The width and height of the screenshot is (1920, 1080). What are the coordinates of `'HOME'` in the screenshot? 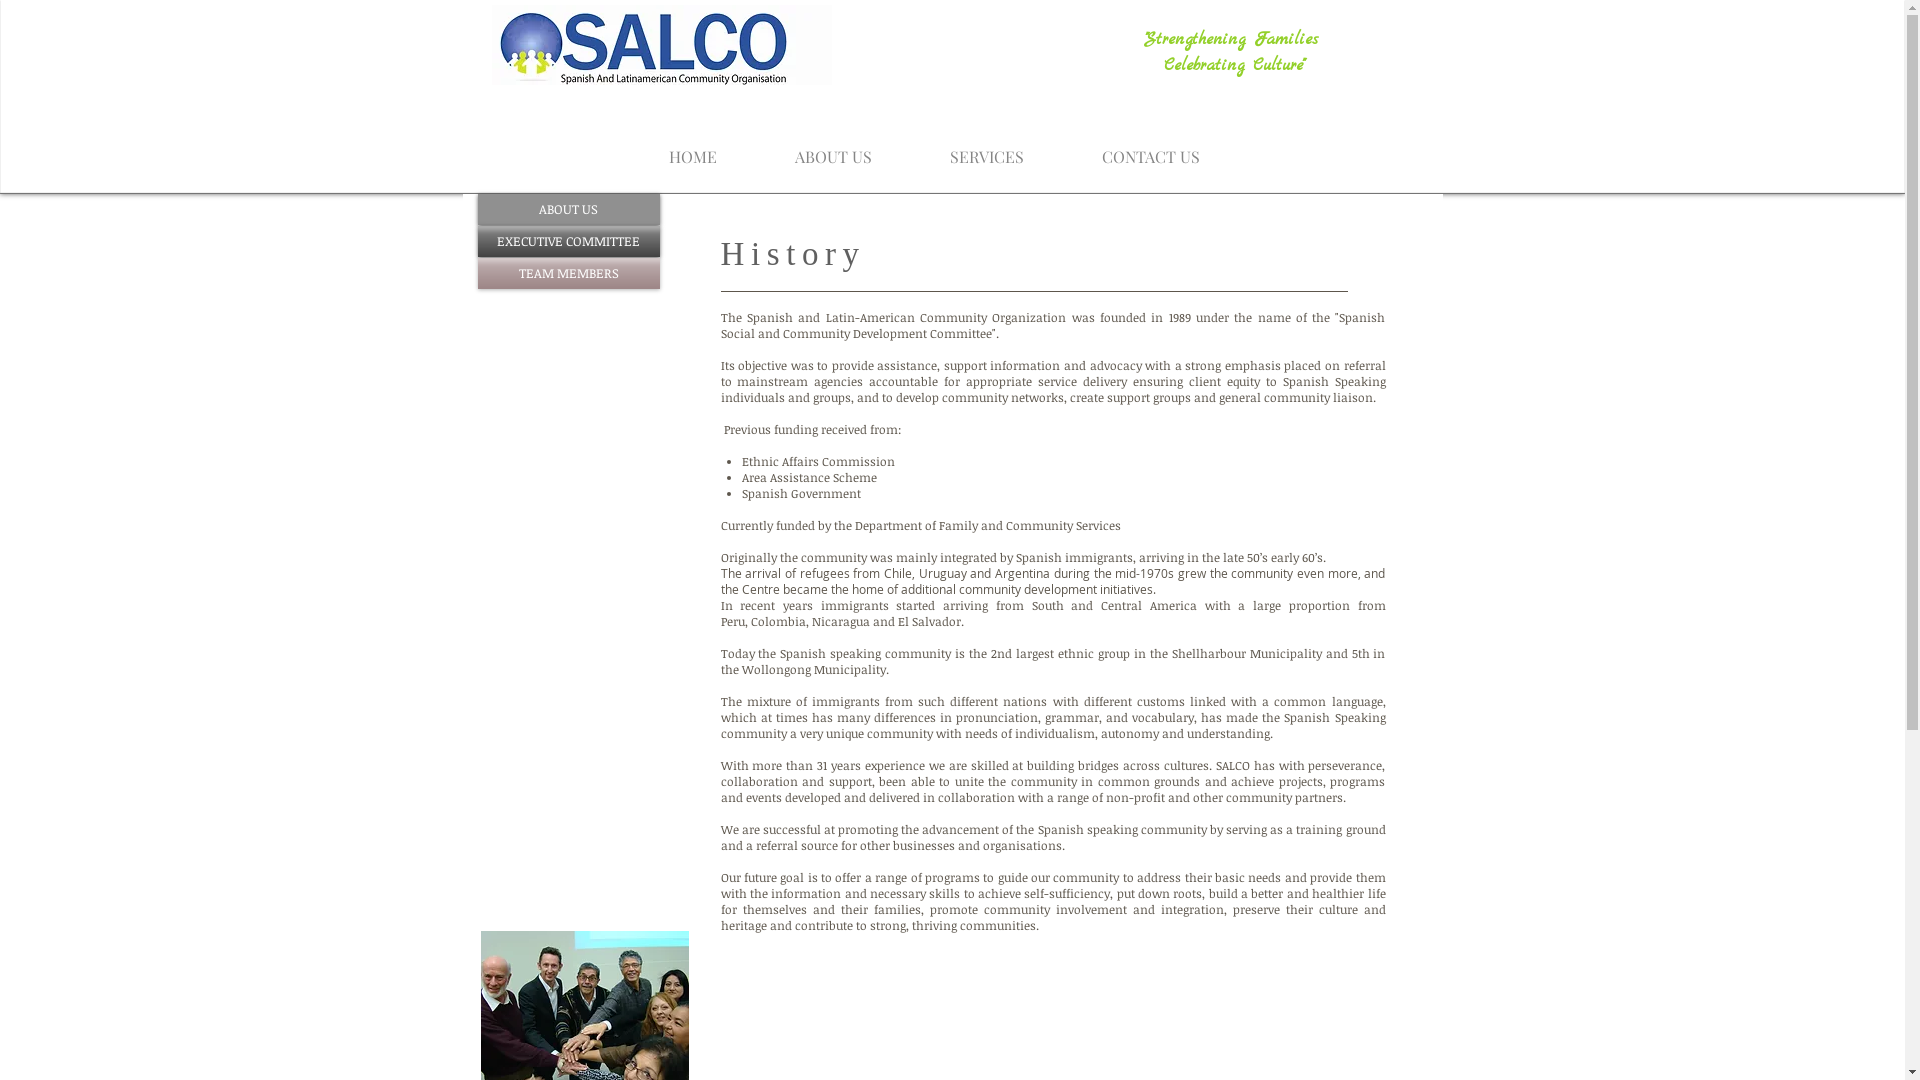 It's located at (692, 146).